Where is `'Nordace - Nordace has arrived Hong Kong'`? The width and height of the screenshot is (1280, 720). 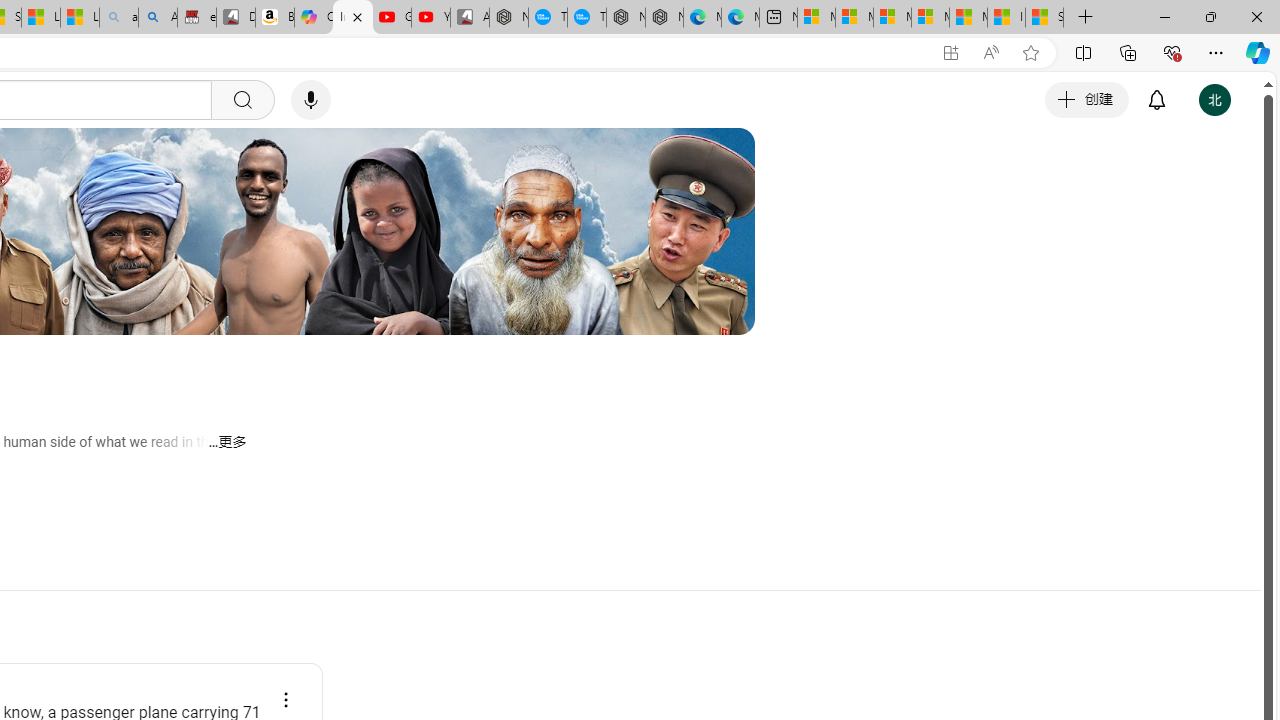 'Nordace - Nordace has arrived Hong Kong' is located at coordinates (664, 17).